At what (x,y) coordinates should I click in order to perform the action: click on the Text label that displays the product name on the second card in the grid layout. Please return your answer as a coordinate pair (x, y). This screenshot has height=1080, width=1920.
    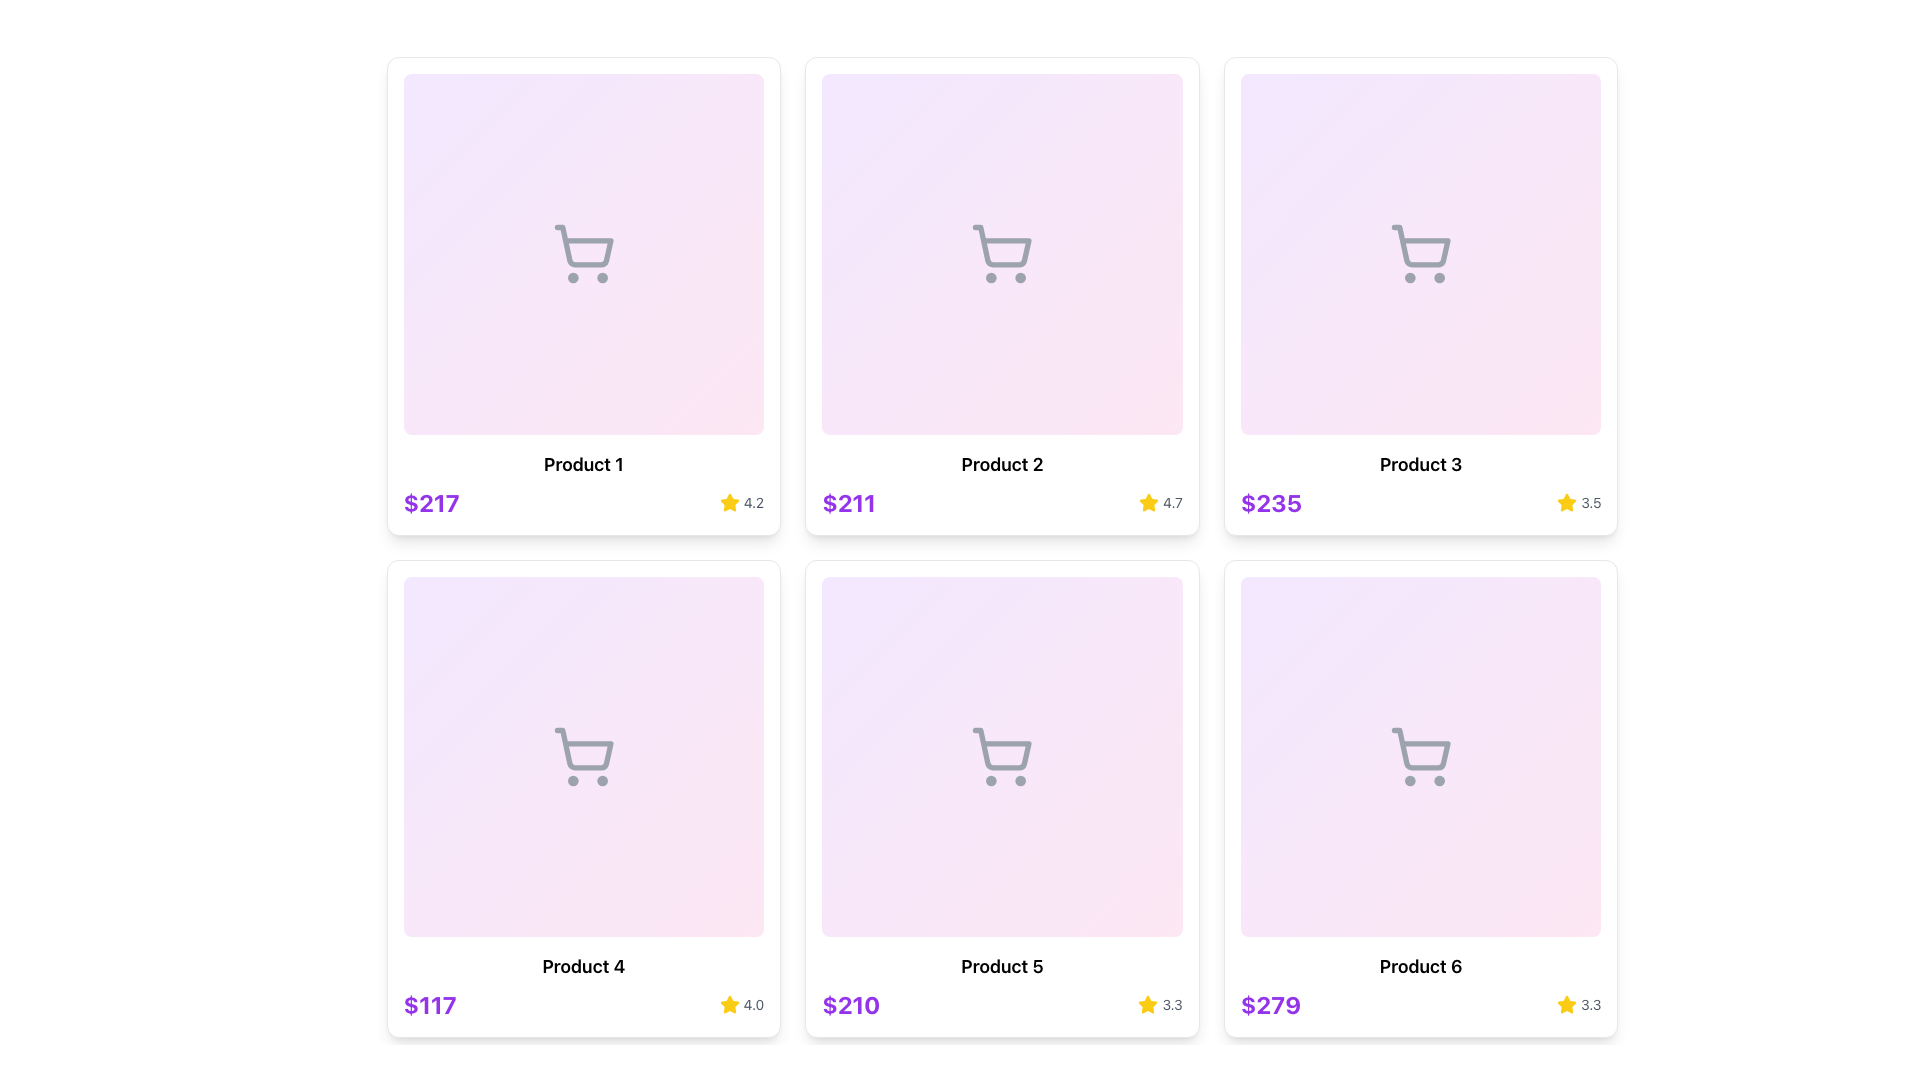
    Looking at the image, I should click on (1002, 464).